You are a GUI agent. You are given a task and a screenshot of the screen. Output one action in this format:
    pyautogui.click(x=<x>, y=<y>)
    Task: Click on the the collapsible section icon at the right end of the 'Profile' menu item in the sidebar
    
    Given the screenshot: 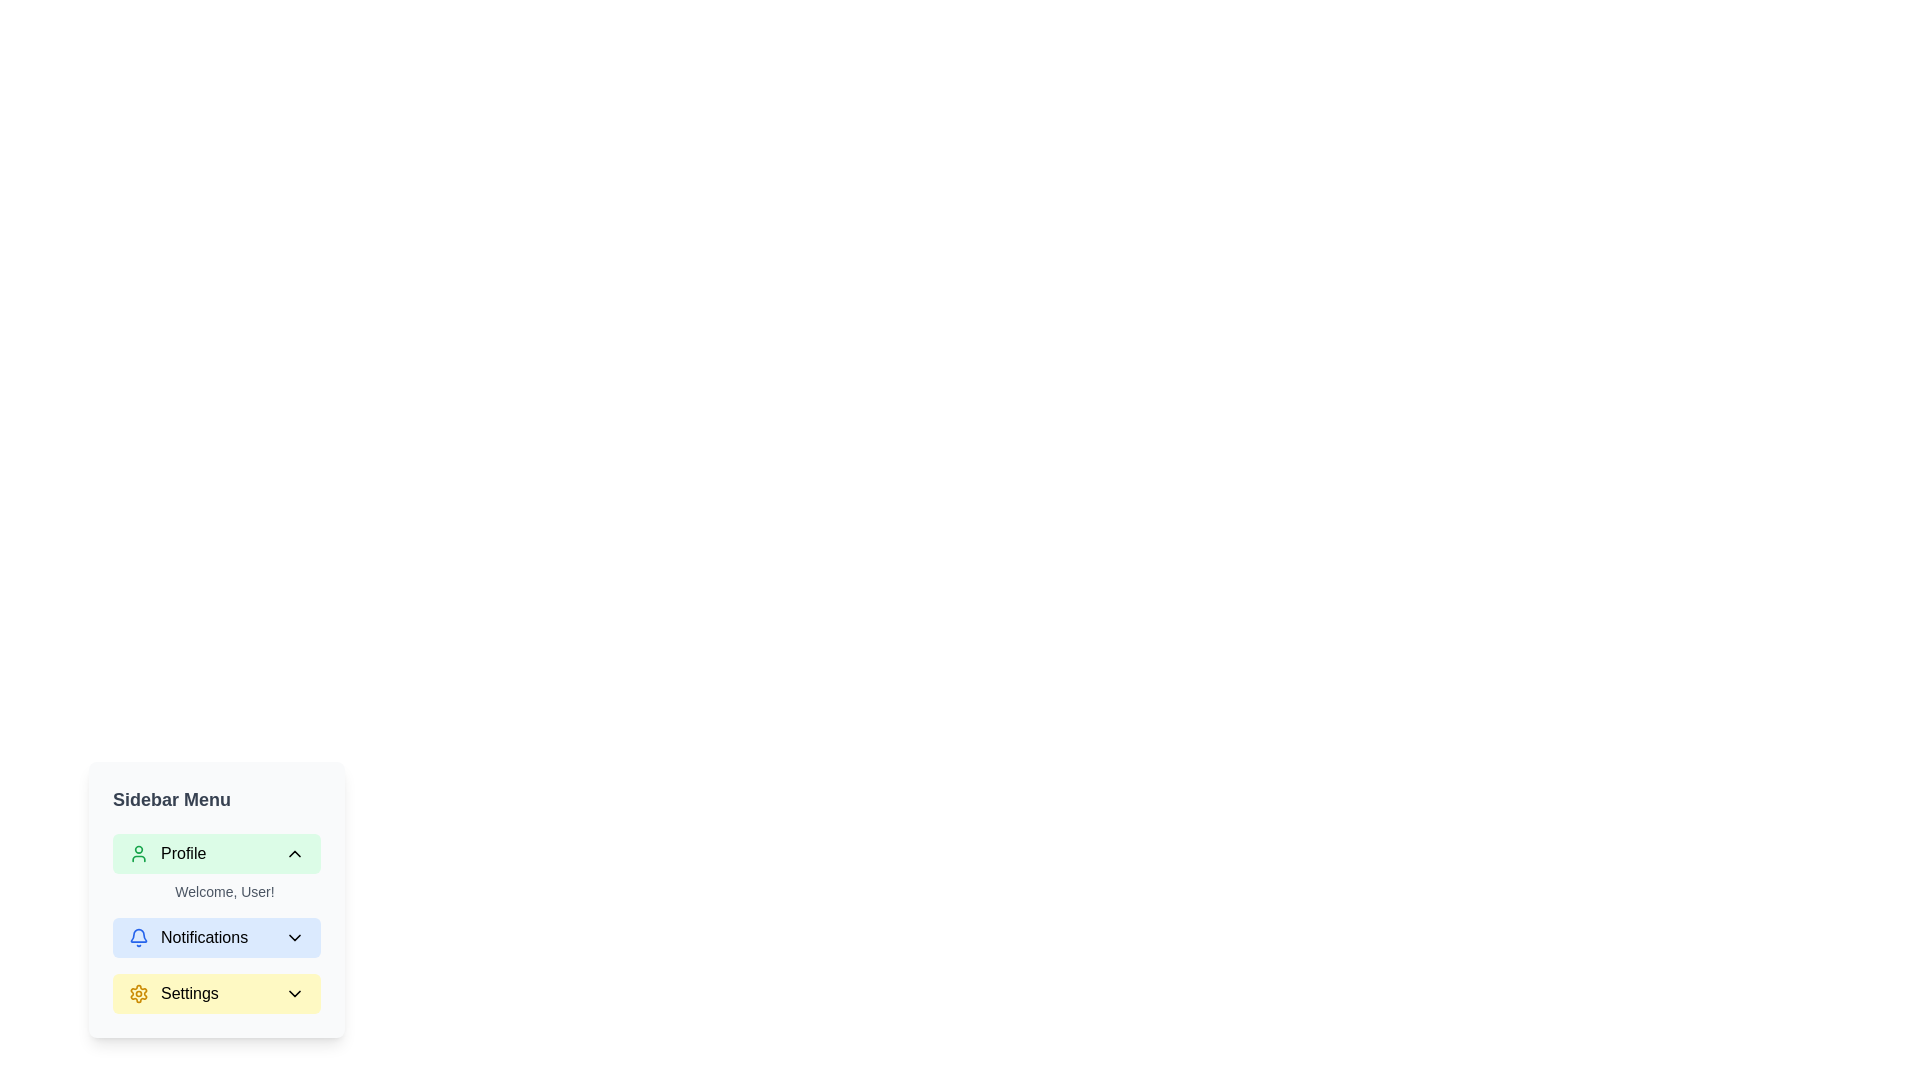 What is the action you would take?
    pyautogui.click(x=293, y=853)
    